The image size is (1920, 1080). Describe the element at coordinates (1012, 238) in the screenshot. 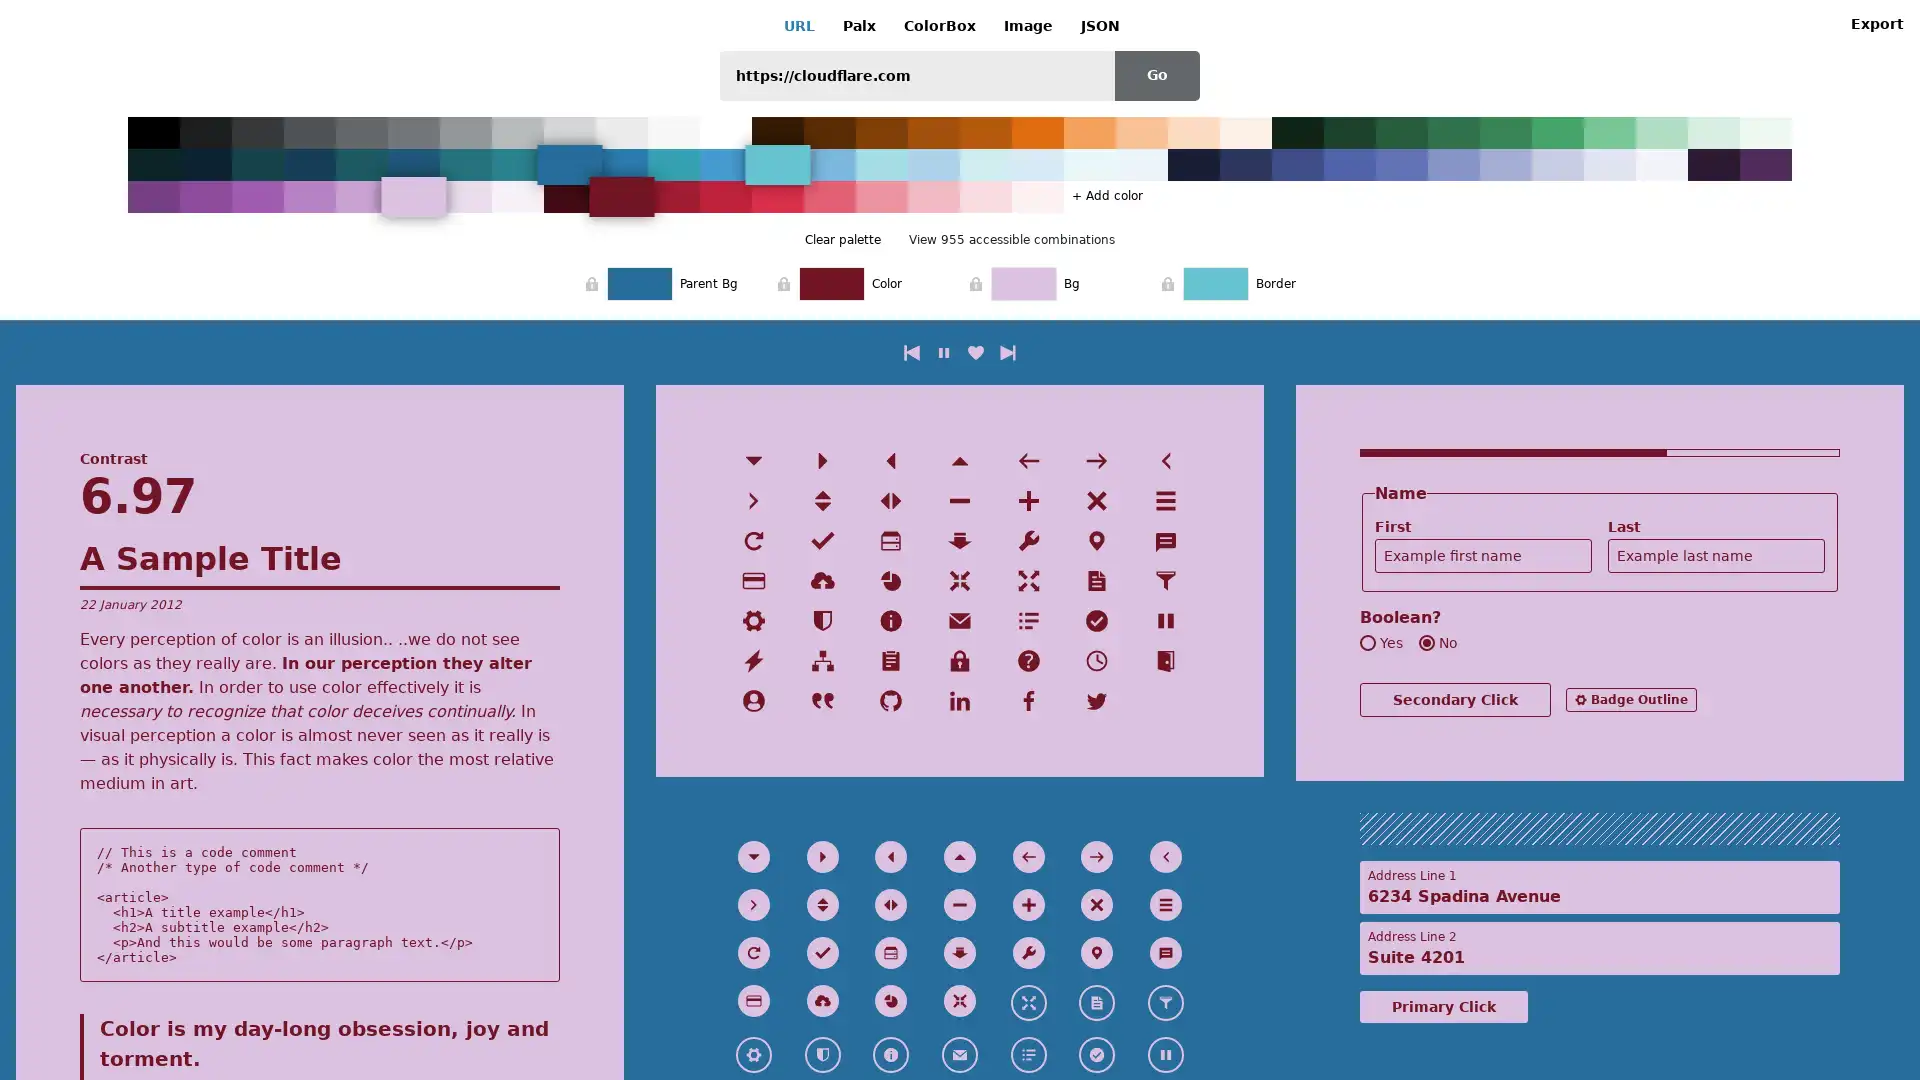

I see `View 955 accessible combinations` at that location.